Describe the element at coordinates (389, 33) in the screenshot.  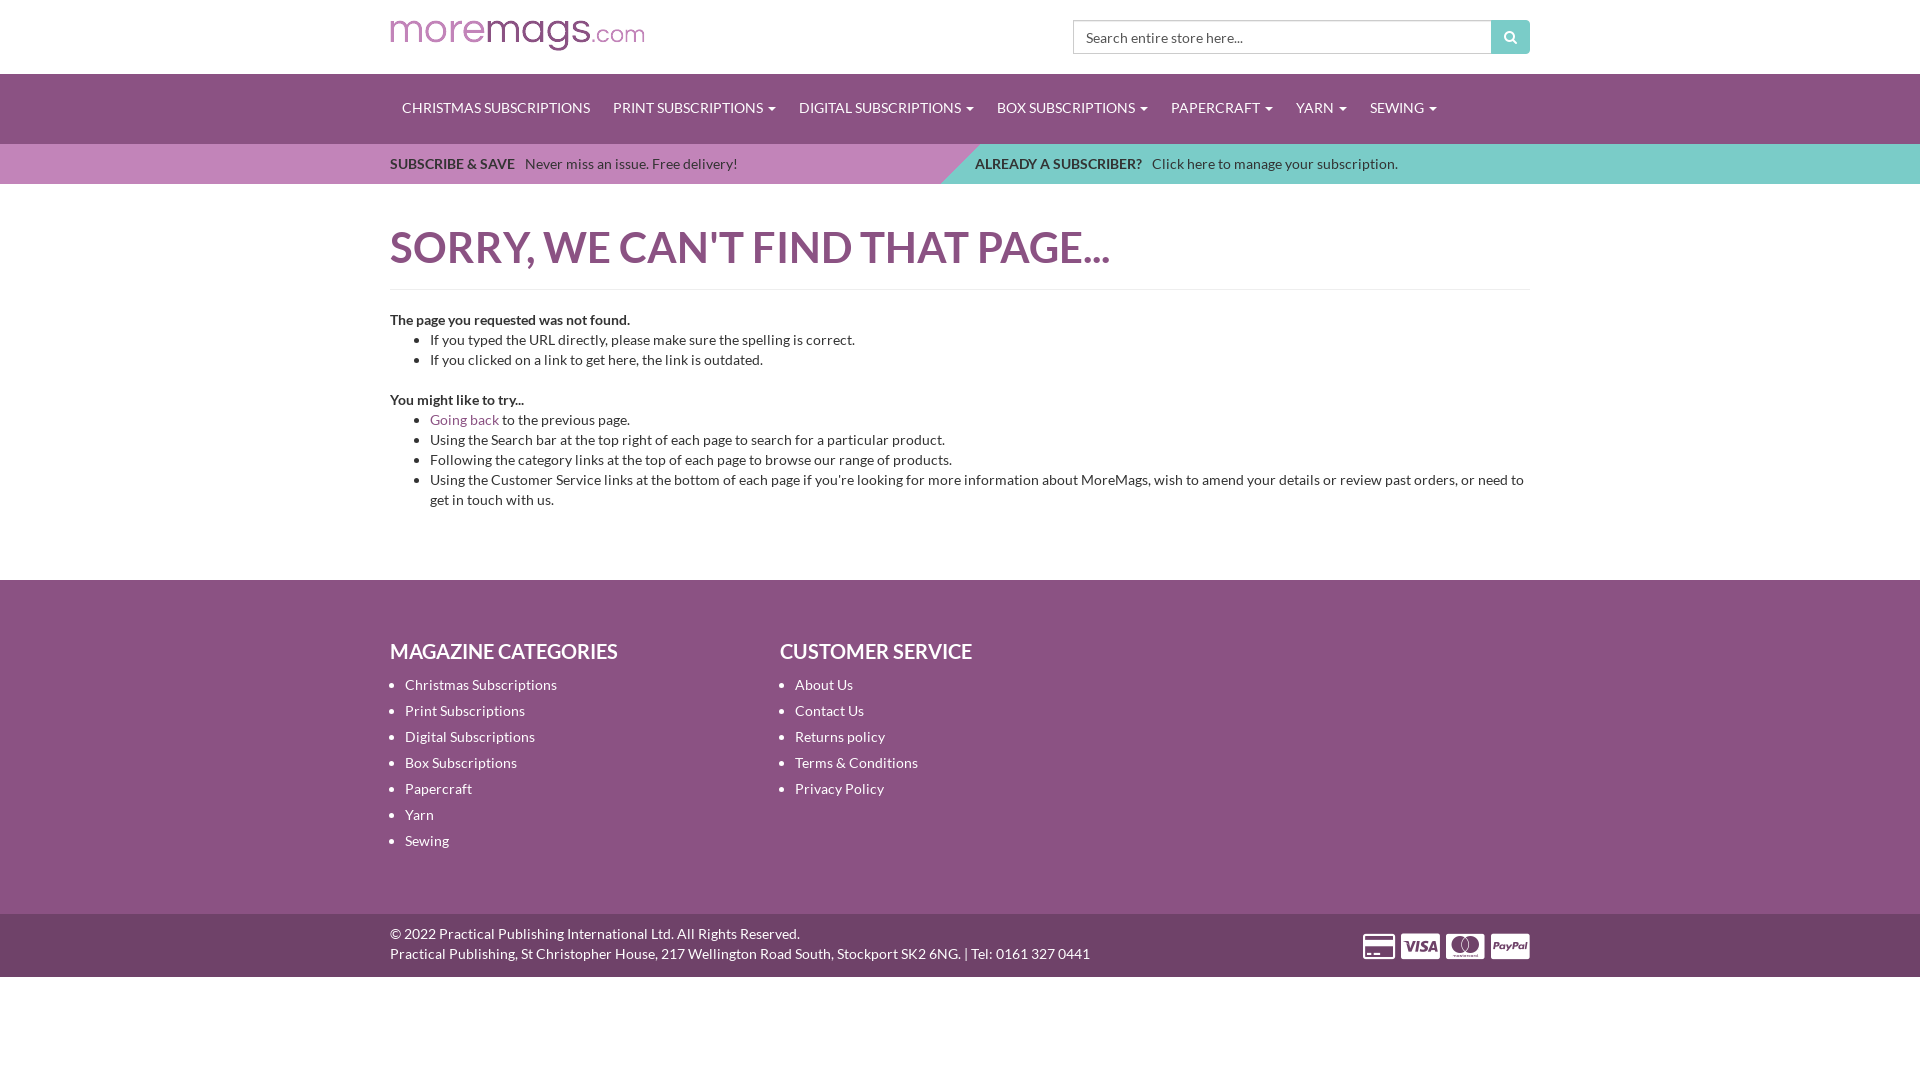
I see `'MoreMags'` at that location.